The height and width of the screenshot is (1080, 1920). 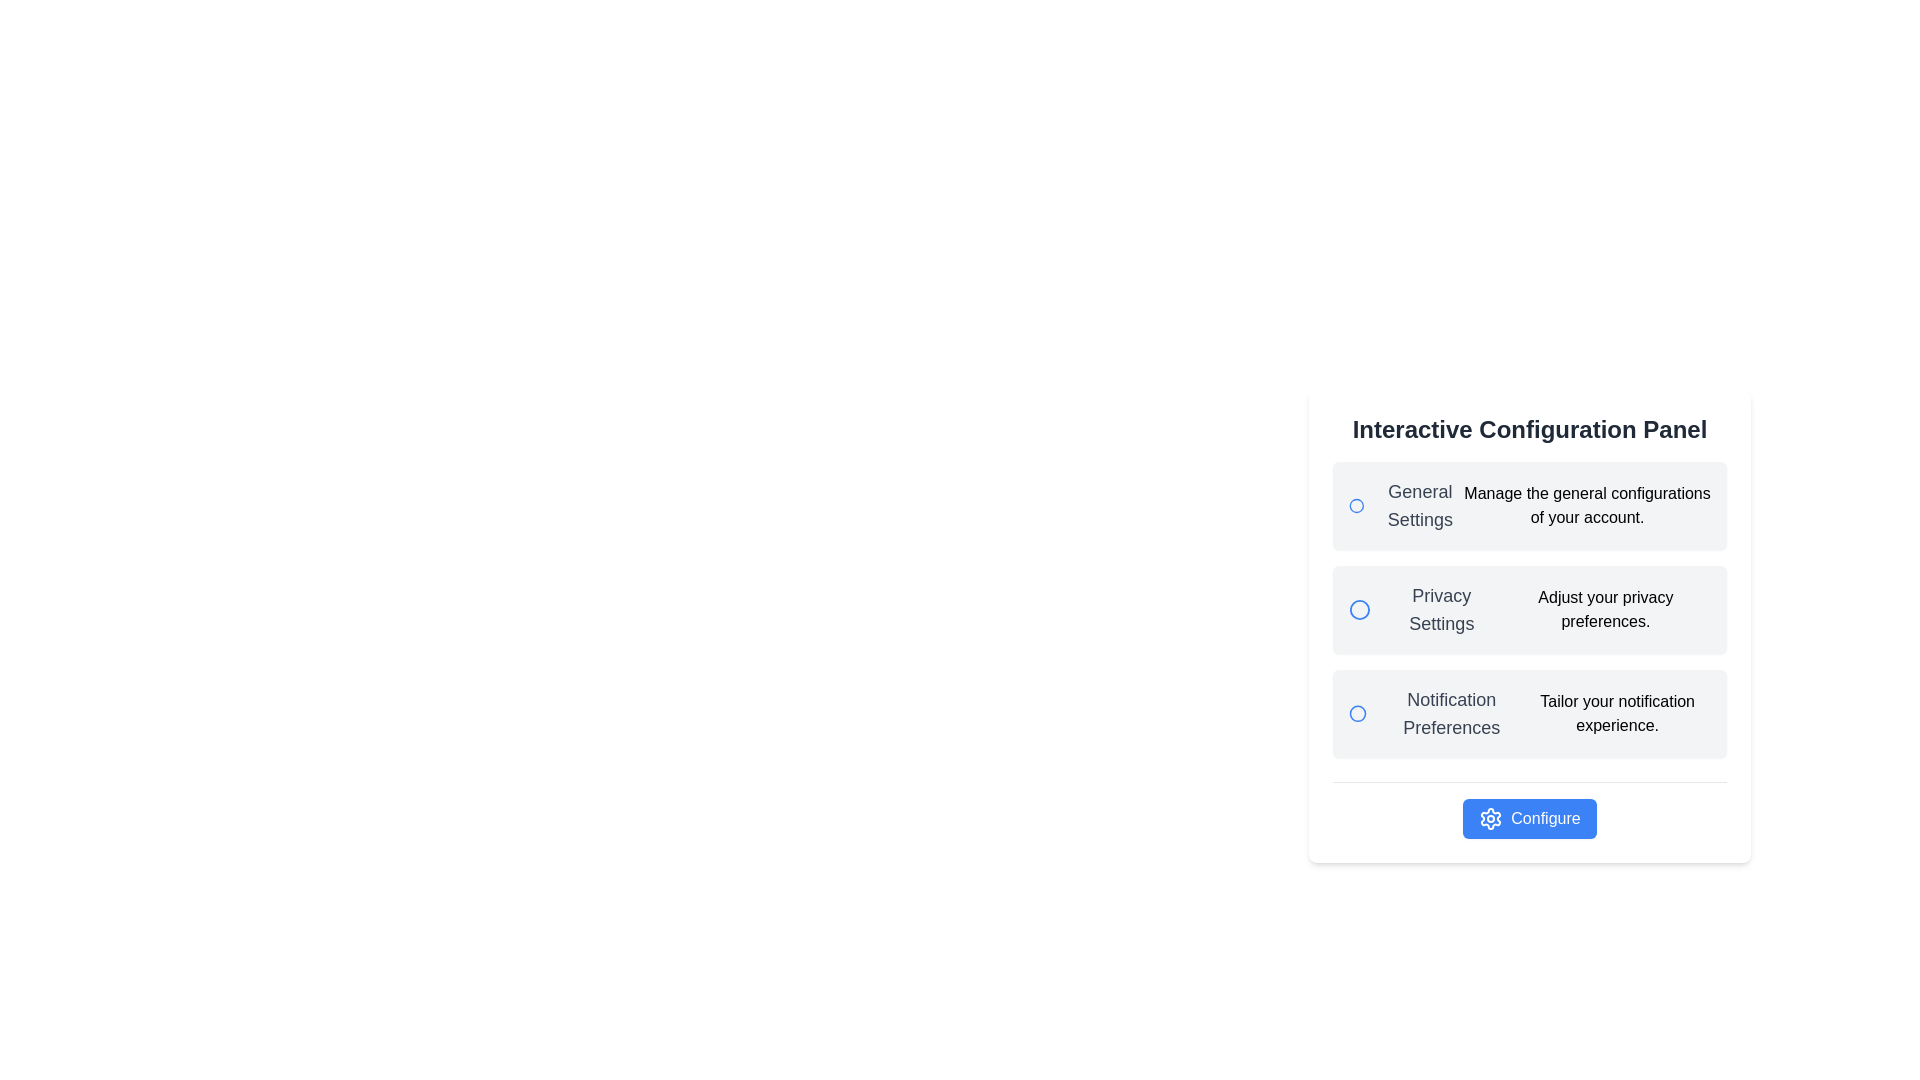 What do you see at coordinates (1405, 504) in the screenshot?
I see `the 'General Settings' label, which is styled in a bold font and is the first item in the configuration list, located next to a blue circular icon` at bounding box center [1405, 504].